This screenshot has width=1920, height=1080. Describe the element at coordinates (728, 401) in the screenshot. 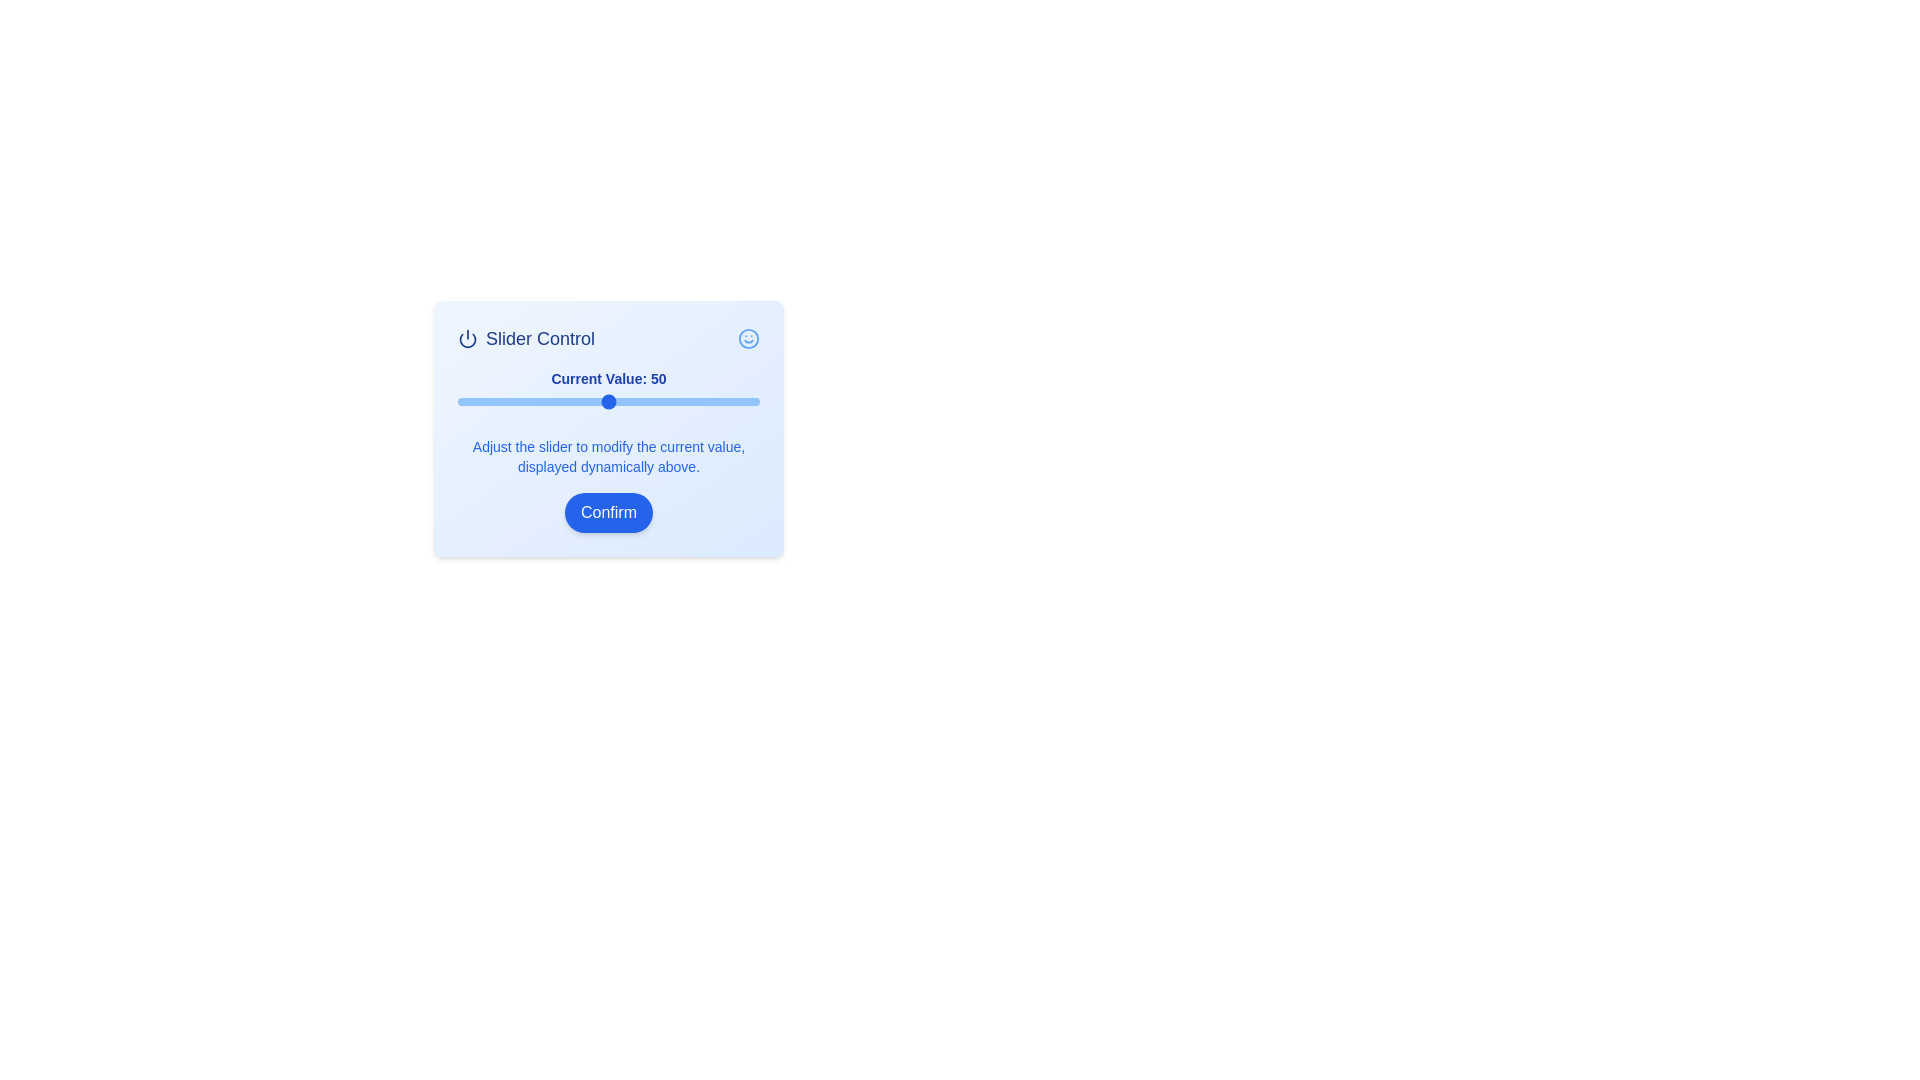

I see `the slider value` at that location.